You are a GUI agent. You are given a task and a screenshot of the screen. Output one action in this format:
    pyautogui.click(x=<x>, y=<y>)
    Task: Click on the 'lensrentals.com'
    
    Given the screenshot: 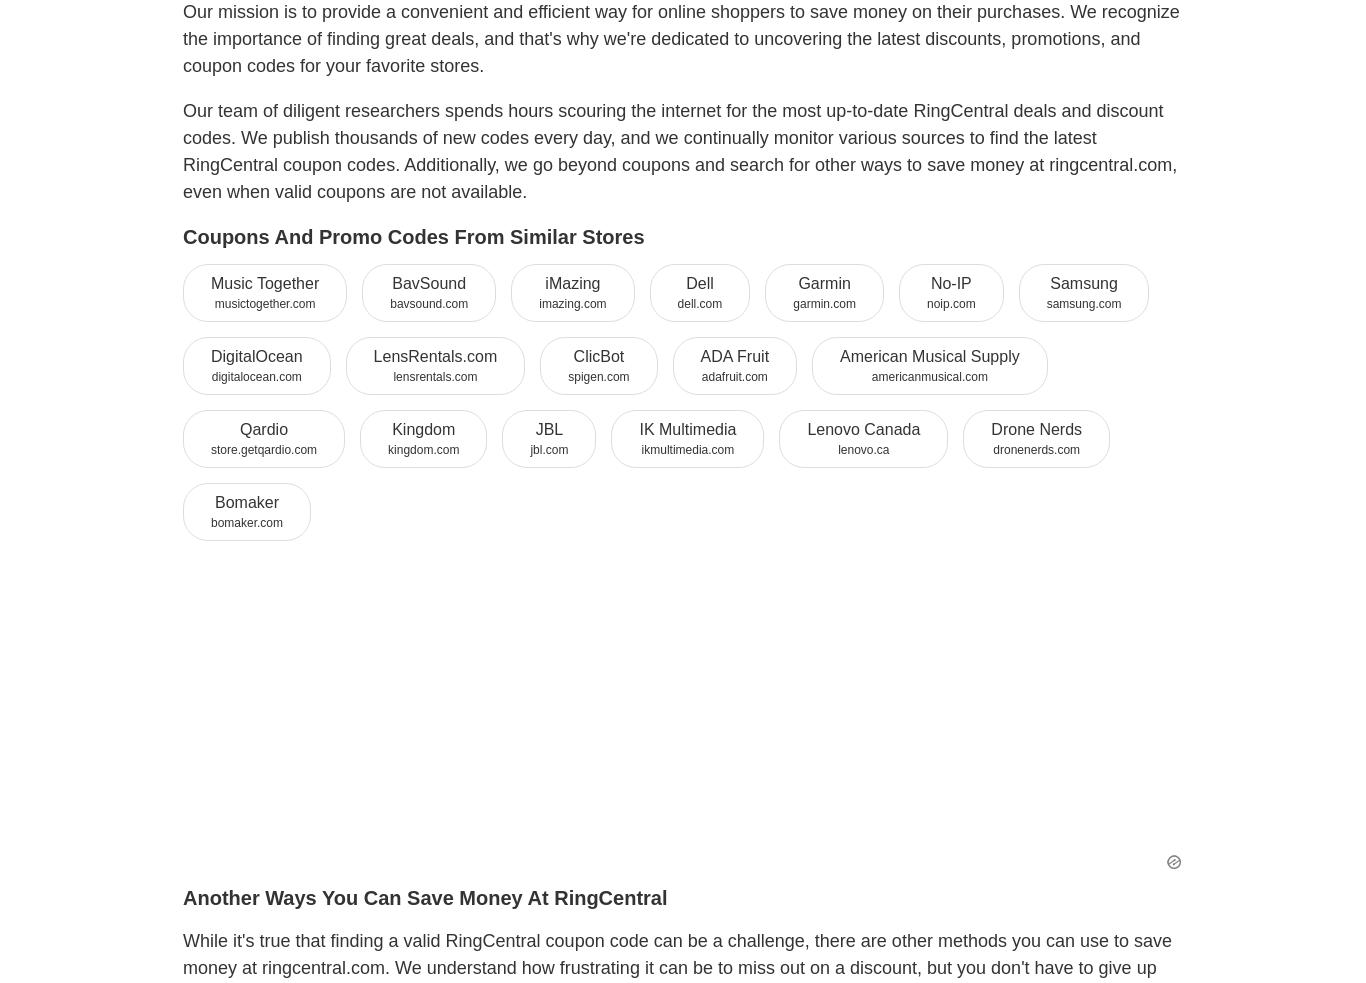 What is the action you would take?
    pyautogui.click(x=433, y=374)
    